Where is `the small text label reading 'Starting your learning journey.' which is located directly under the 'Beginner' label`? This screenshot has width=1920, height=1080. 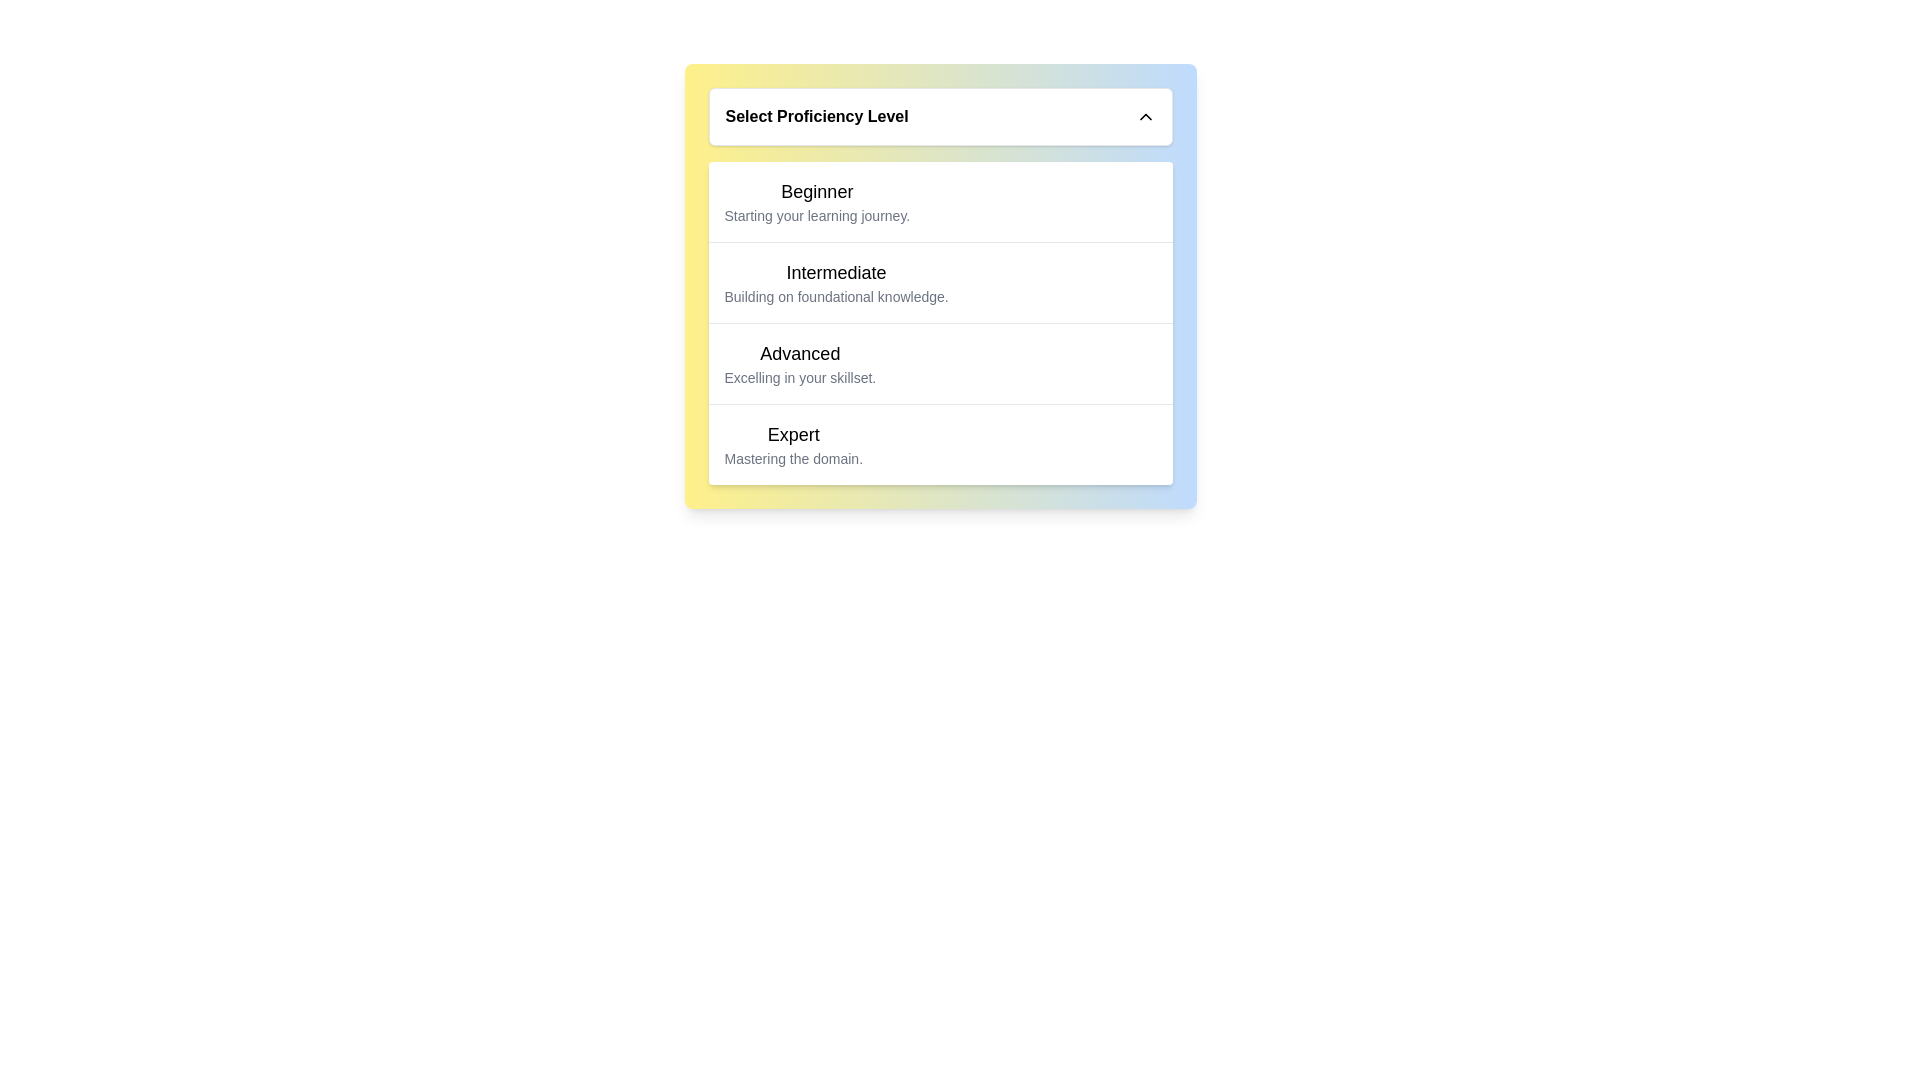
the small text label reading 'Starting your learning journey.' which is located directly under the 'Beginner' label is located at coordinates (817, 216).